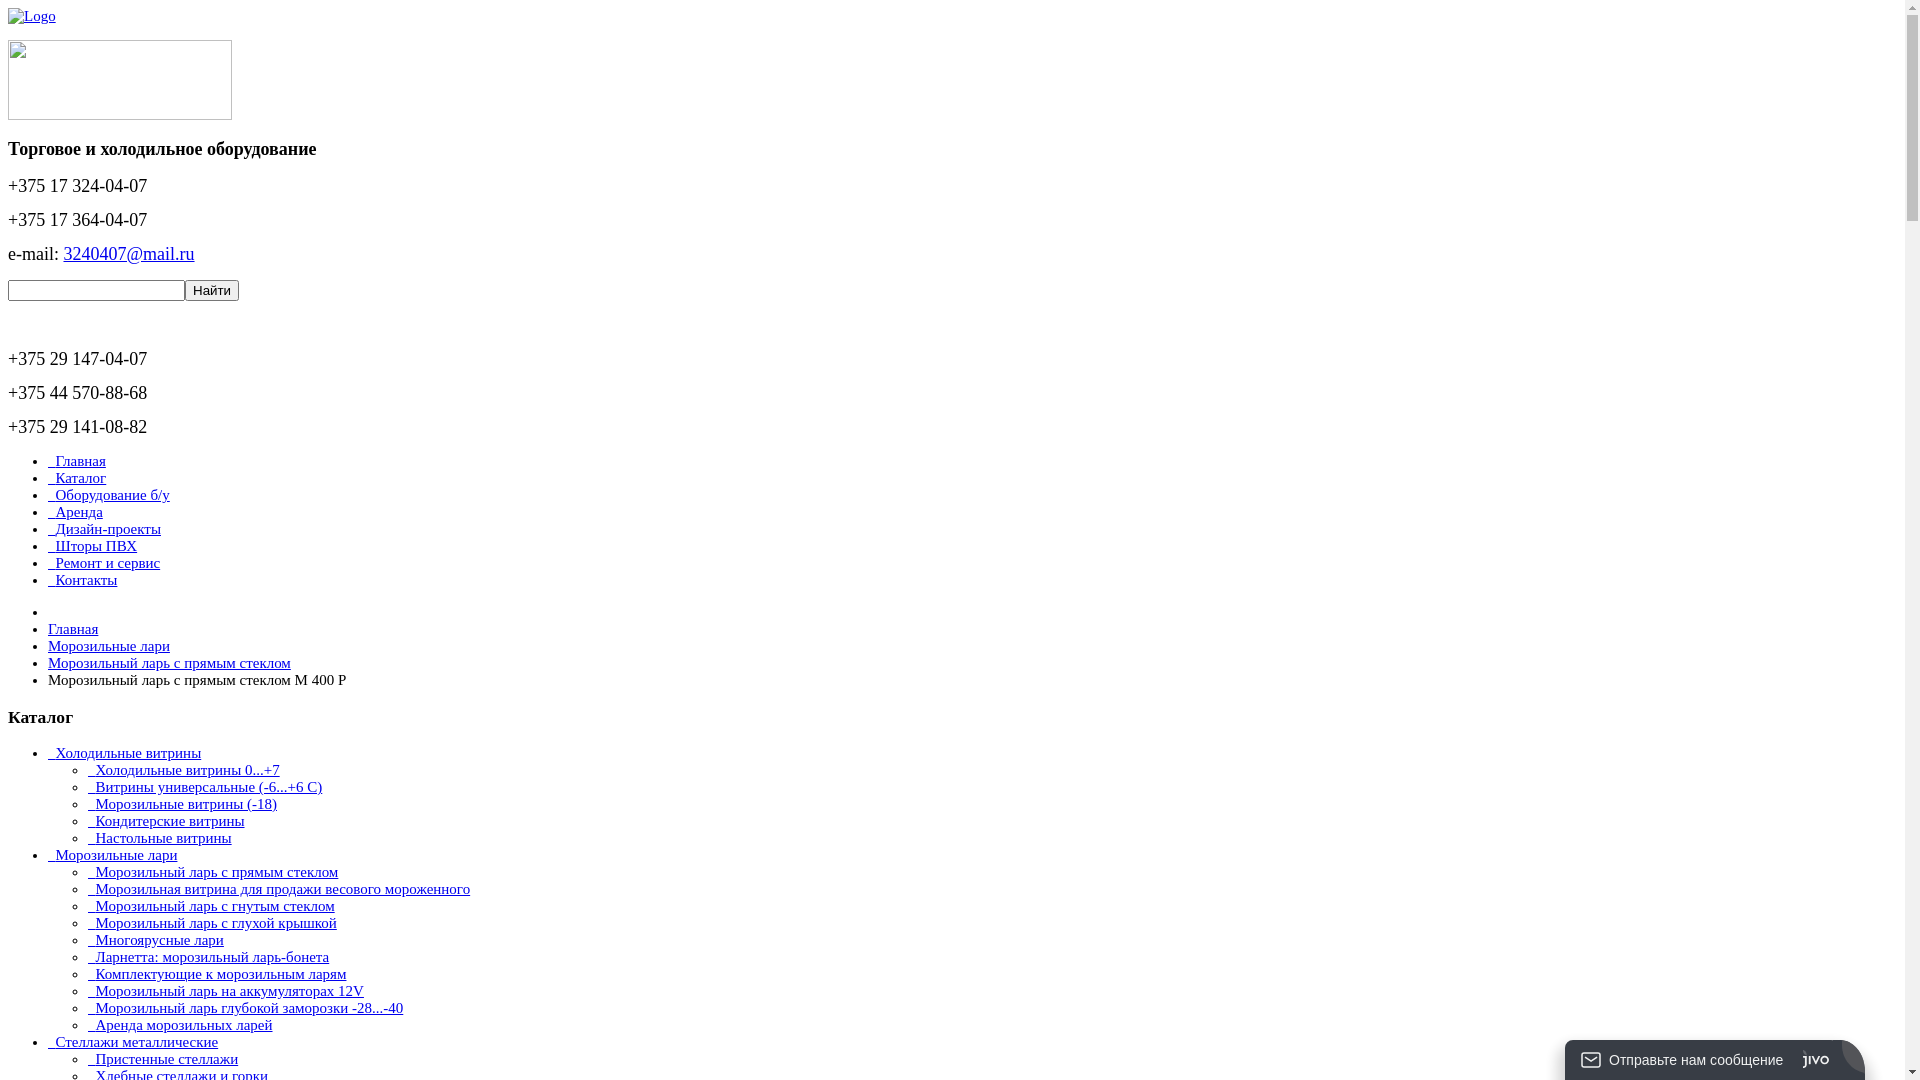 The image size is (1920, 1080). I want to click on '3240407@mail.ru', so click(127, 253).